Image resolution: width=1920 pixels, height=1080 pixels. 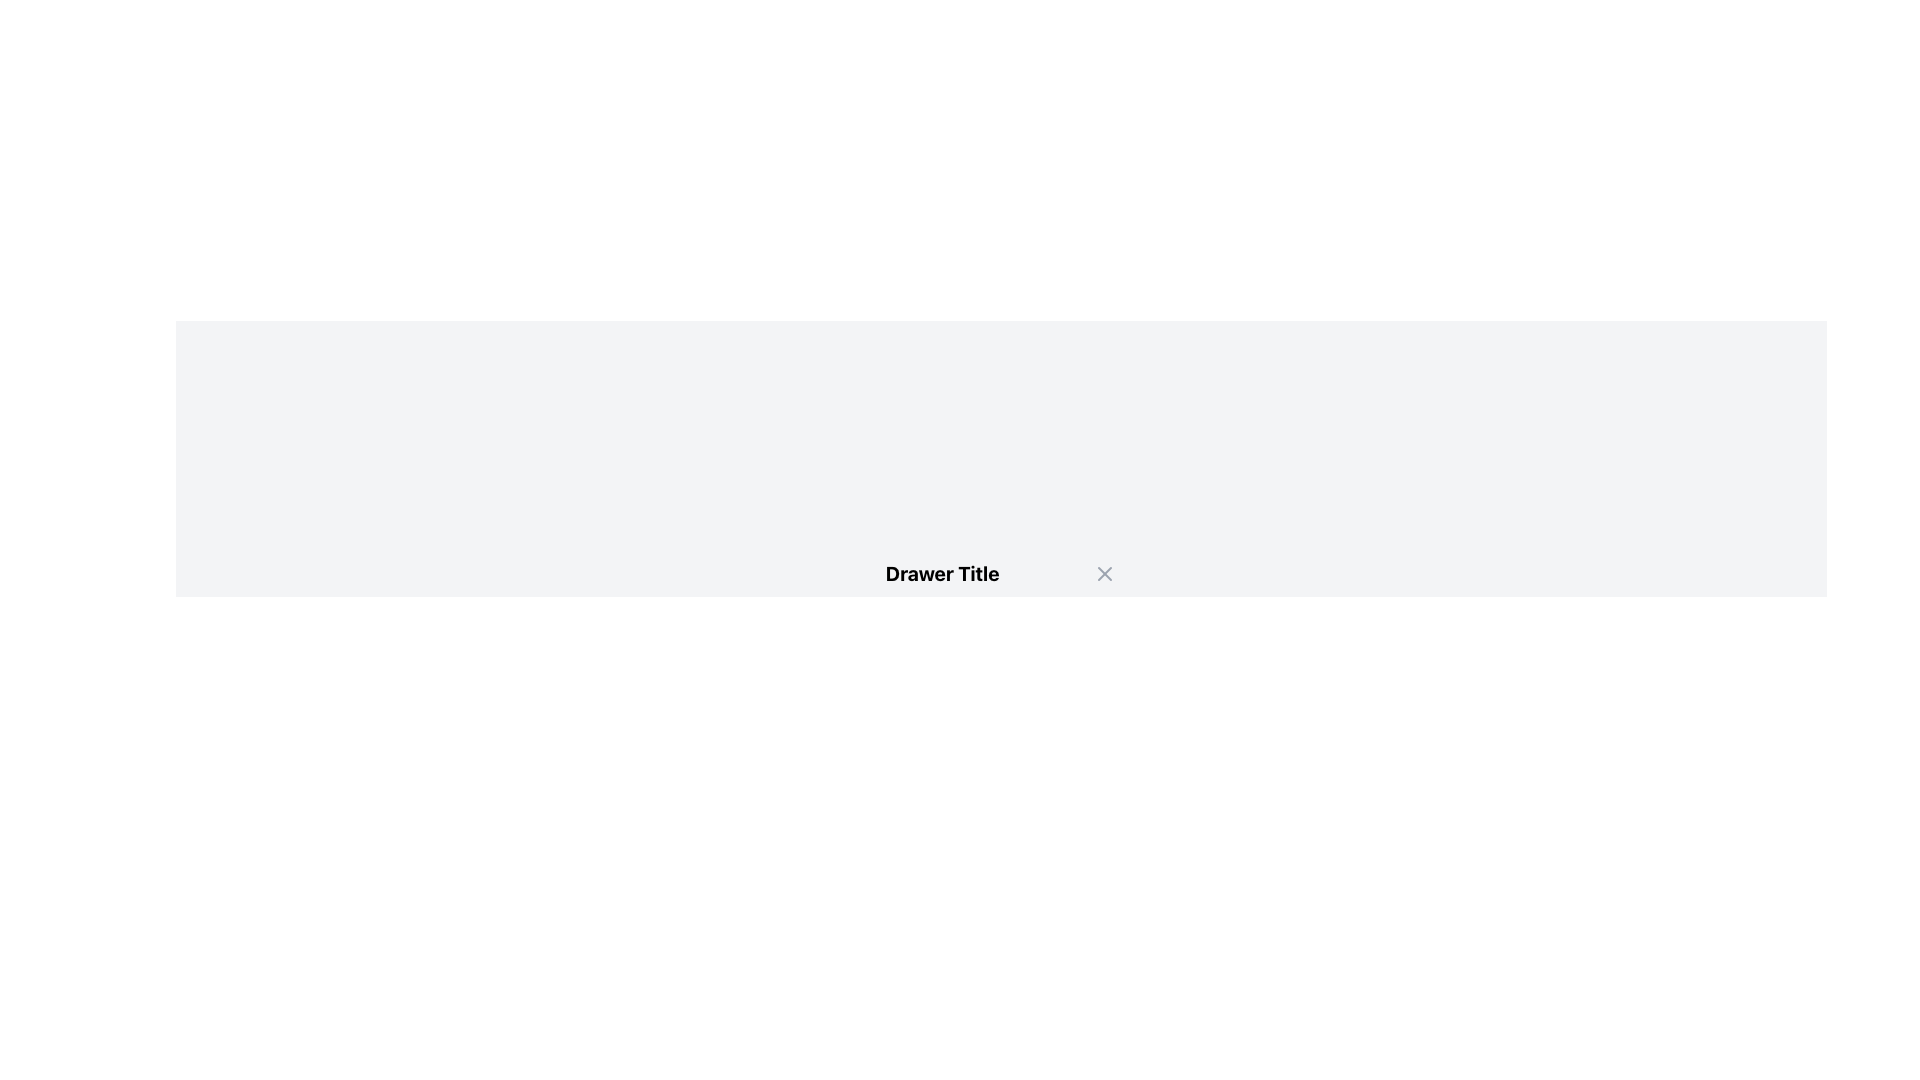 What do you see at coordinates (1104, 574) in the screenshot?
I see `the small circular button with a gray outline and a cross symbol in the middle, located in the top-right corner of the header section` at bounding box center [1104, 574].